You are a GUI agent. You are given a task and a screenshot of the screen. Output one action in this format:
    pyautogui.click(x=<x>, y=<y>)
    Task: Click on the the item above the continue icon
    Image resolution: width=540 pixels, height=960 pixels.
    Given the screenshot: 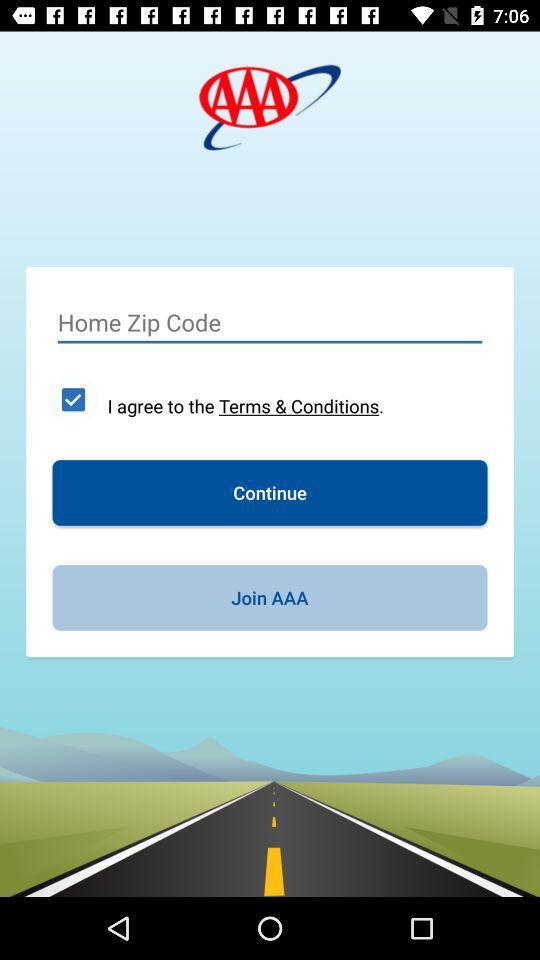 What is the action you would take?
    pyautogui.click(x=72, y=398)
    